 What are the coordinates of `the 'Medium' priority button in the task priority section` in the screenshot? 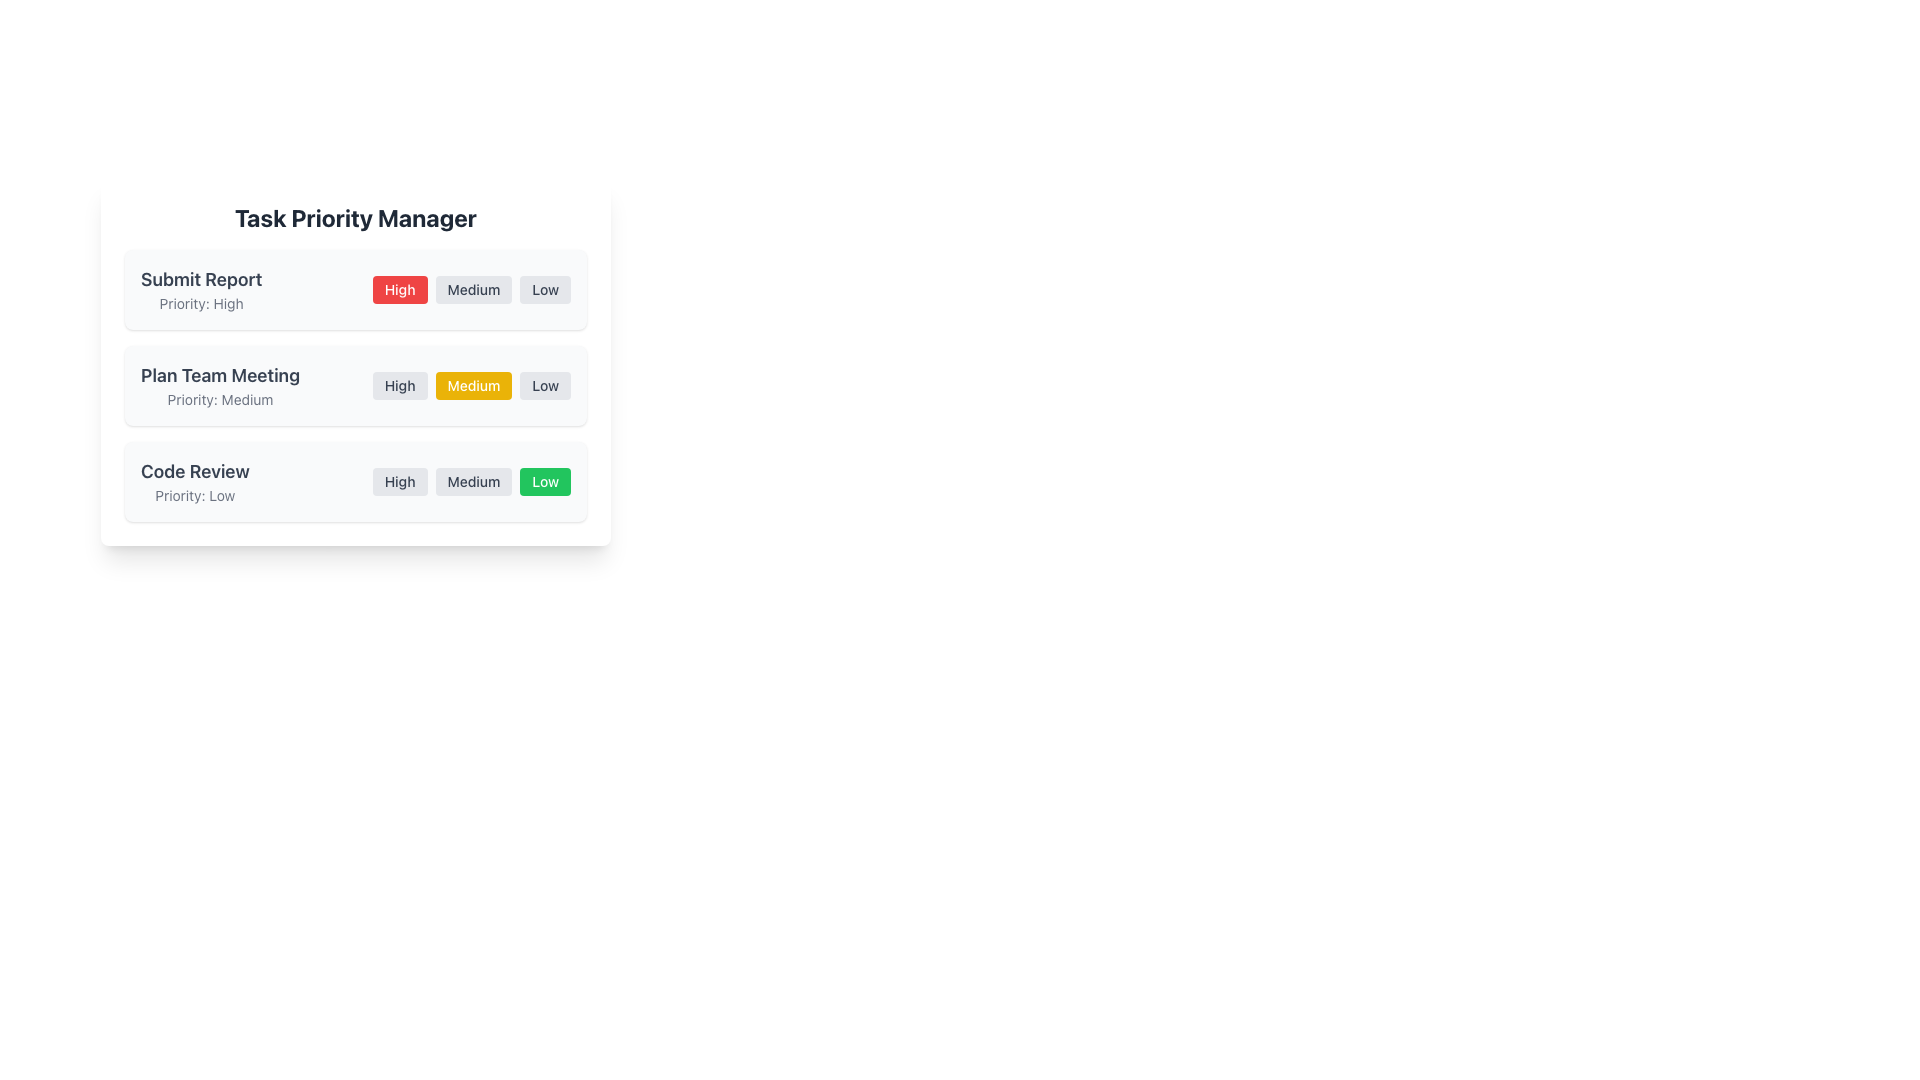 It's located at (473, 482).